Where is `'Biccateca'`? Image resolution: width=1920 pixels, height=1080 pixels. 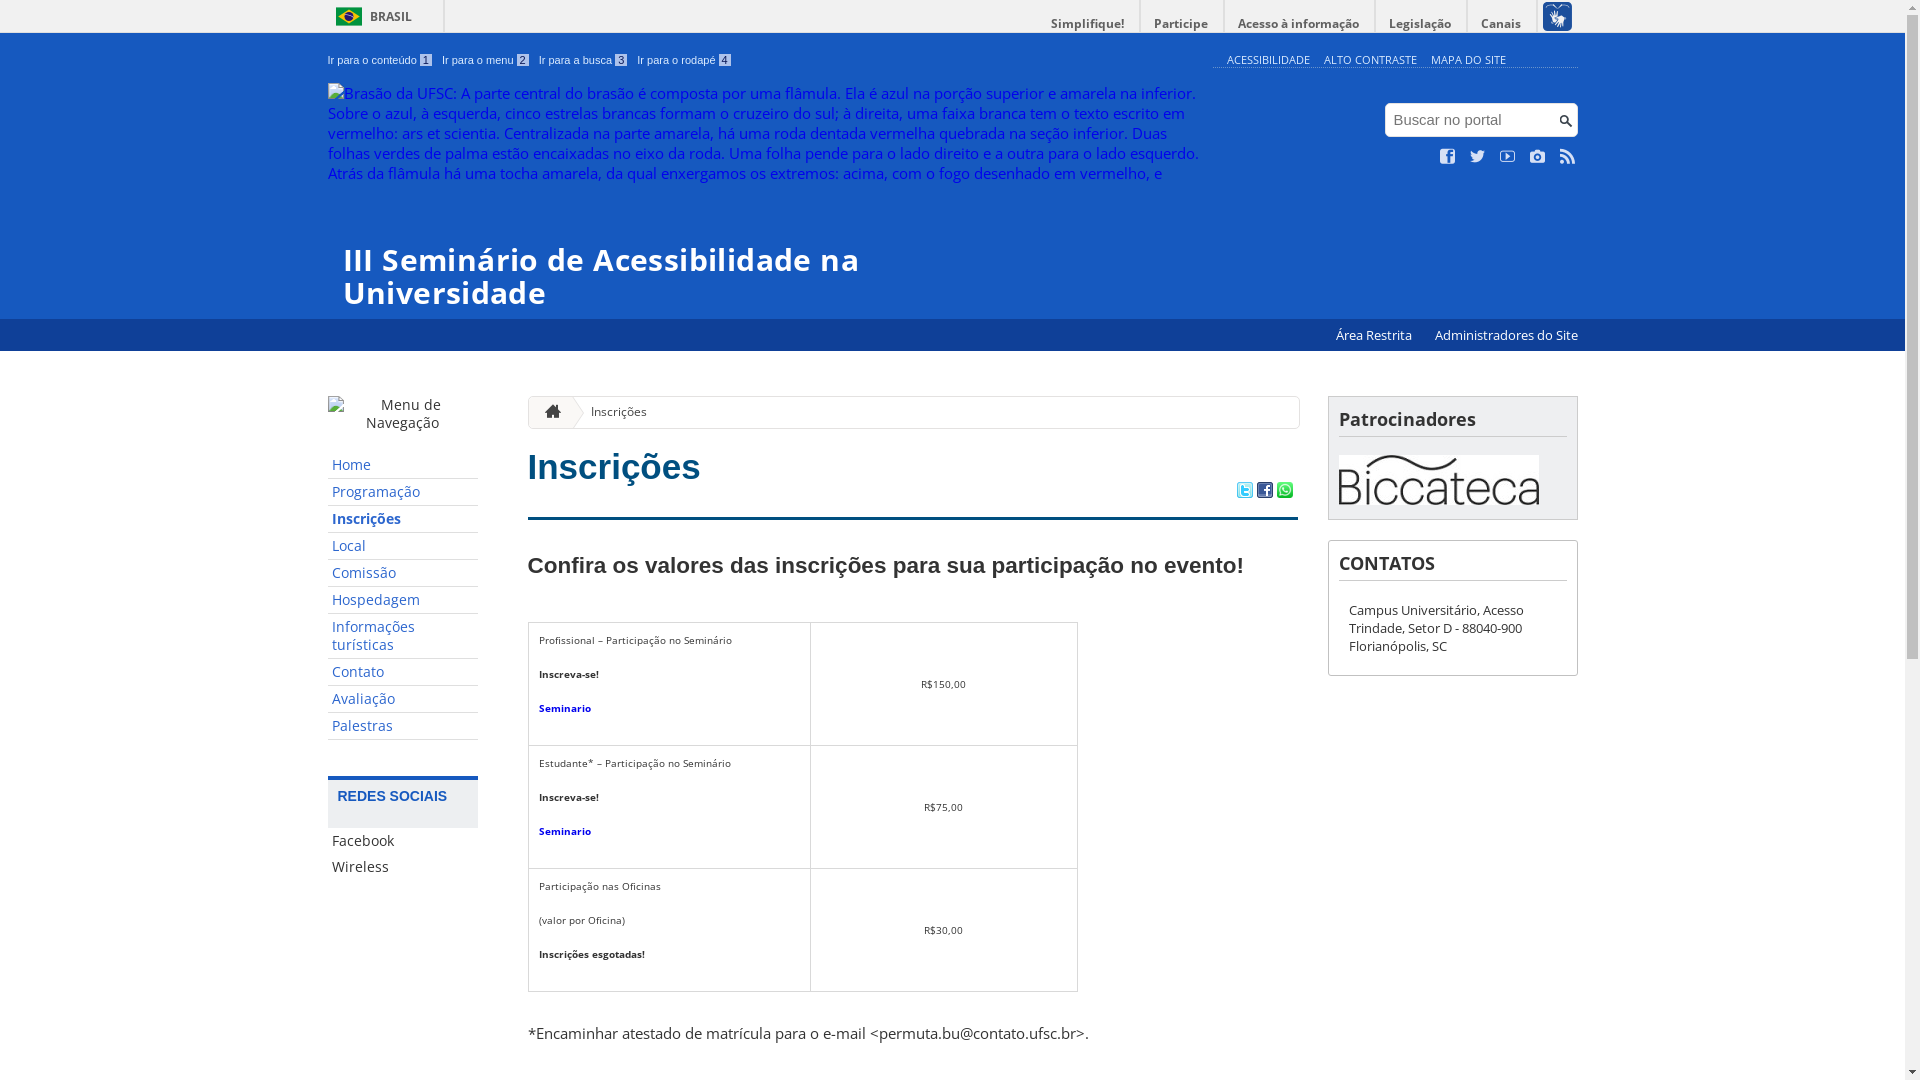 'Biccateca' is located at coordinates (1437, 498).